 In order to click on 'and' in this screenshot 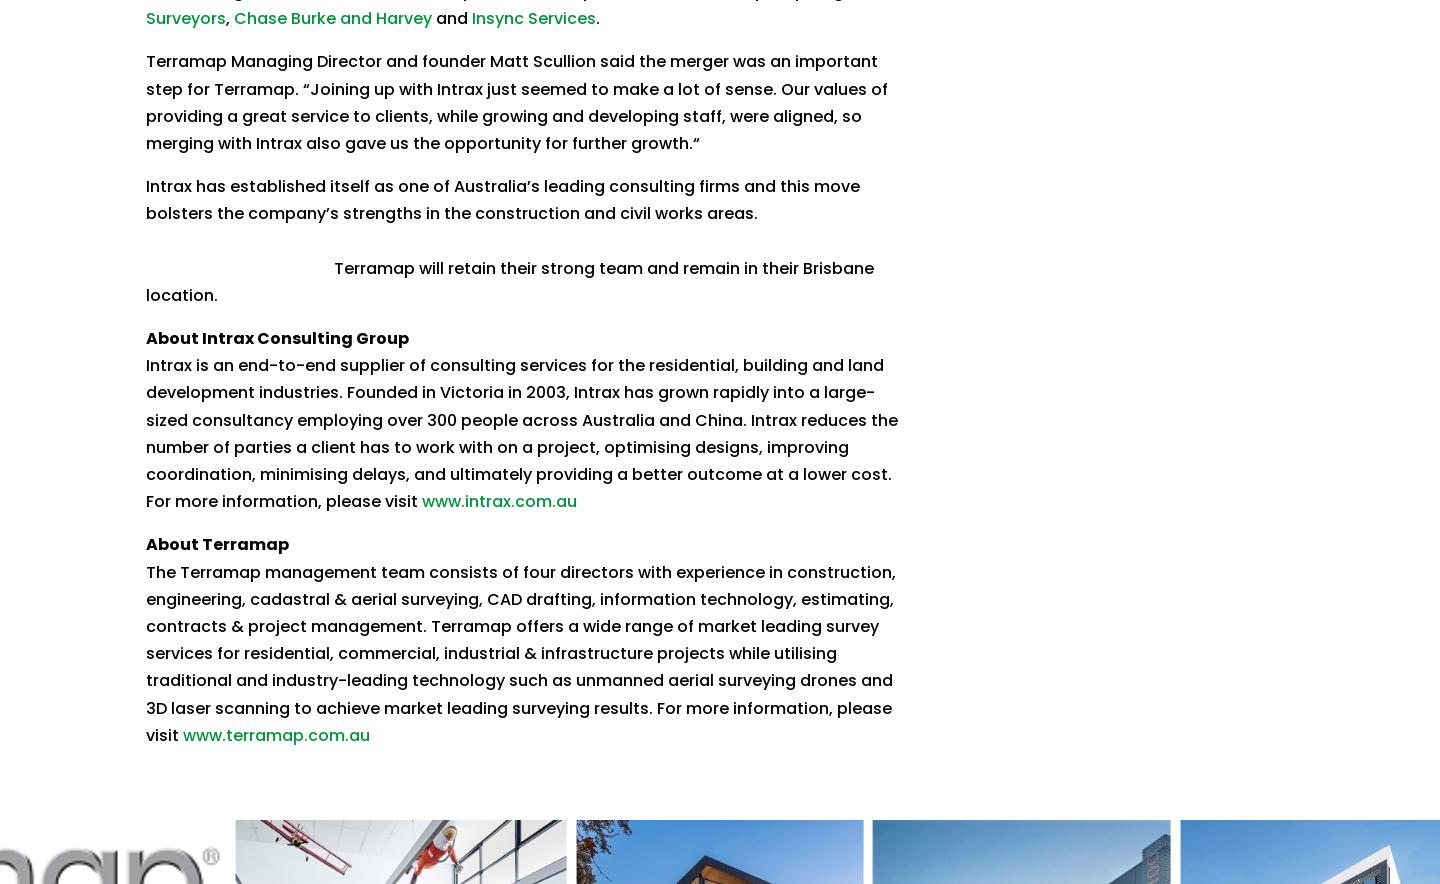, I will do `click(451, 18)`.